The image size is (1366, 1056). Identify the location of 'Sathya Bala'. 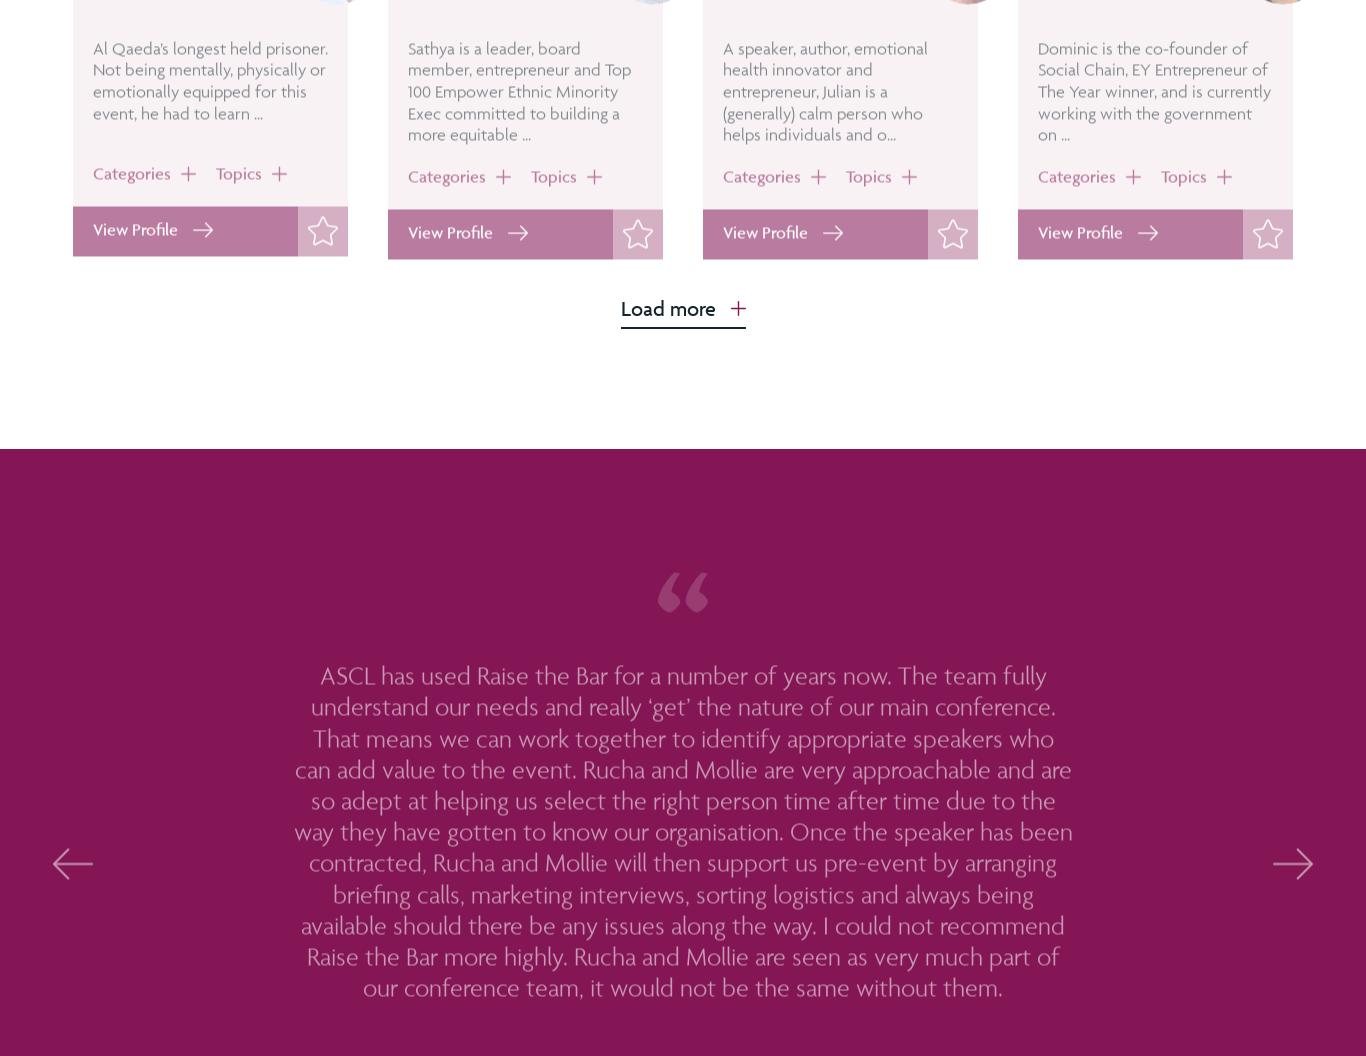
(467, 40).